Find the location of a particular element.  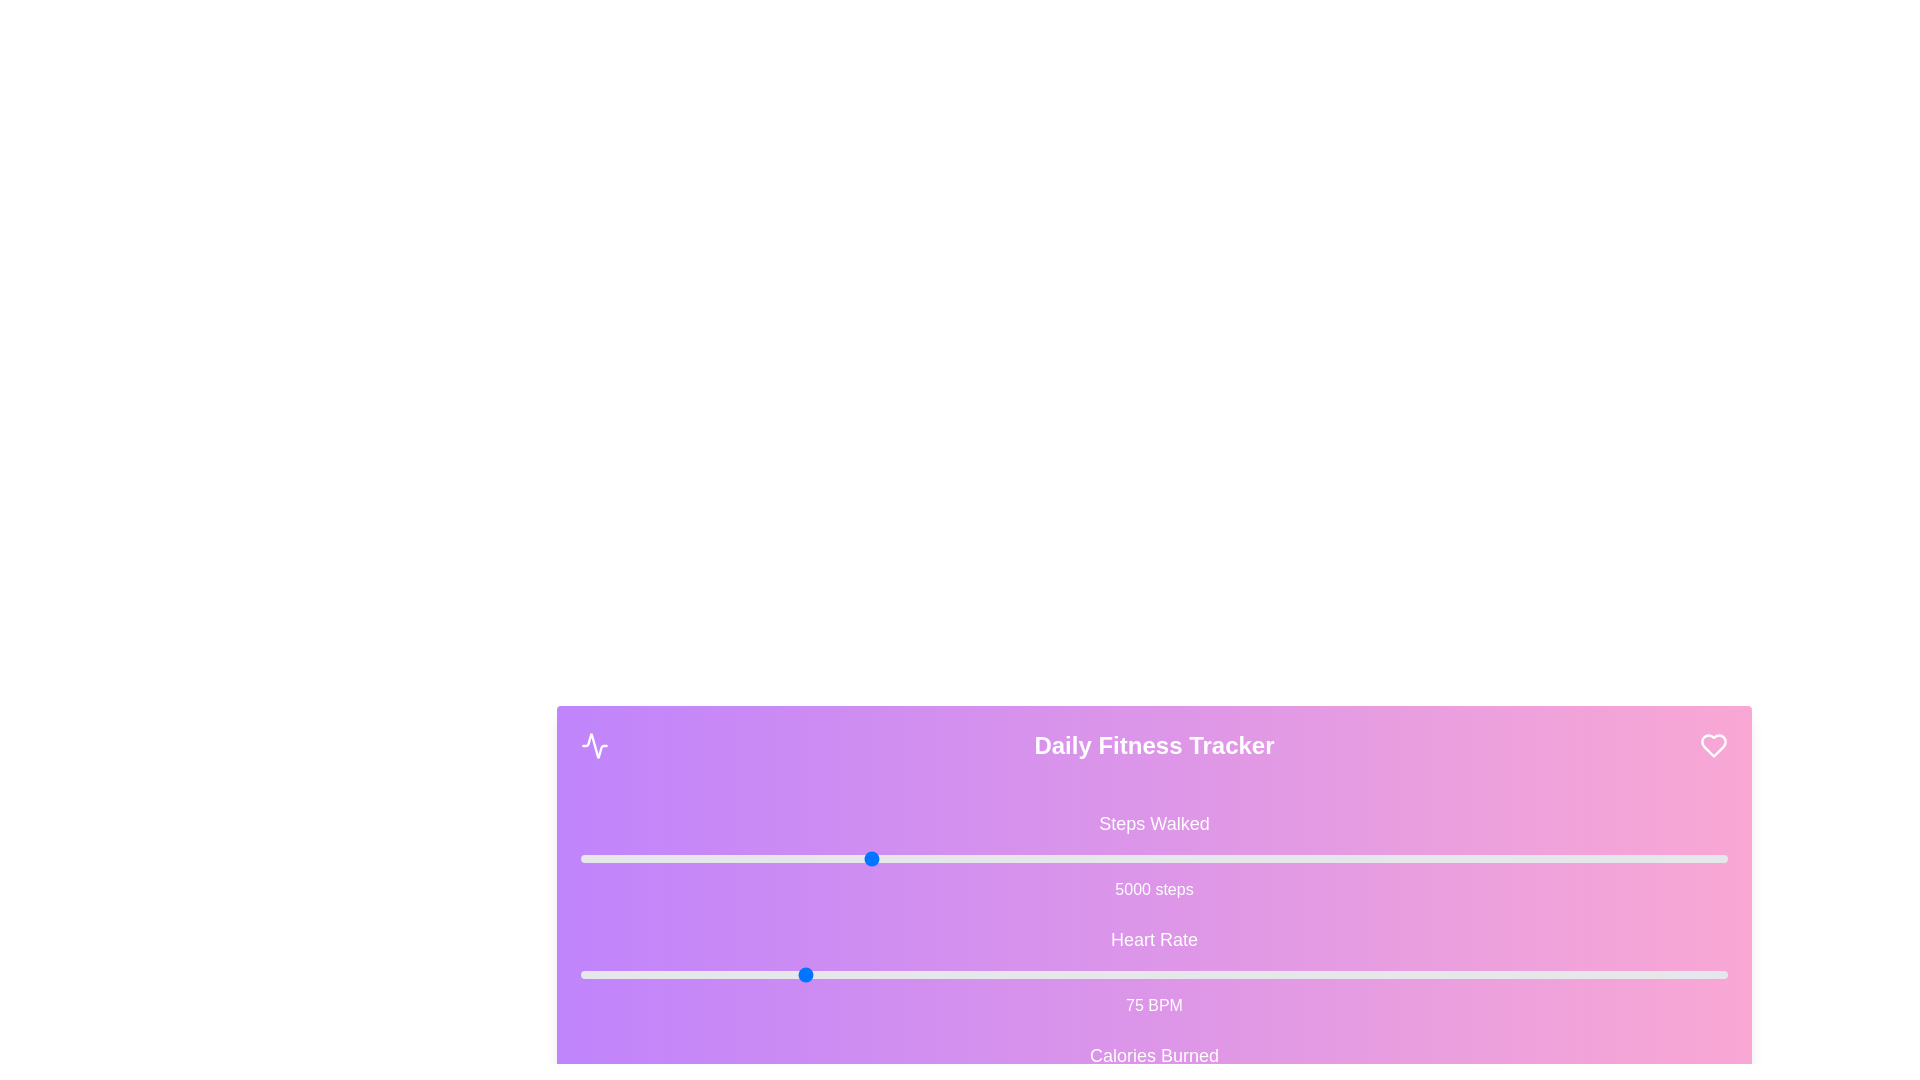

the 'Heart Rate' slider to 138 BPM is located at coordinates (1357, 974).